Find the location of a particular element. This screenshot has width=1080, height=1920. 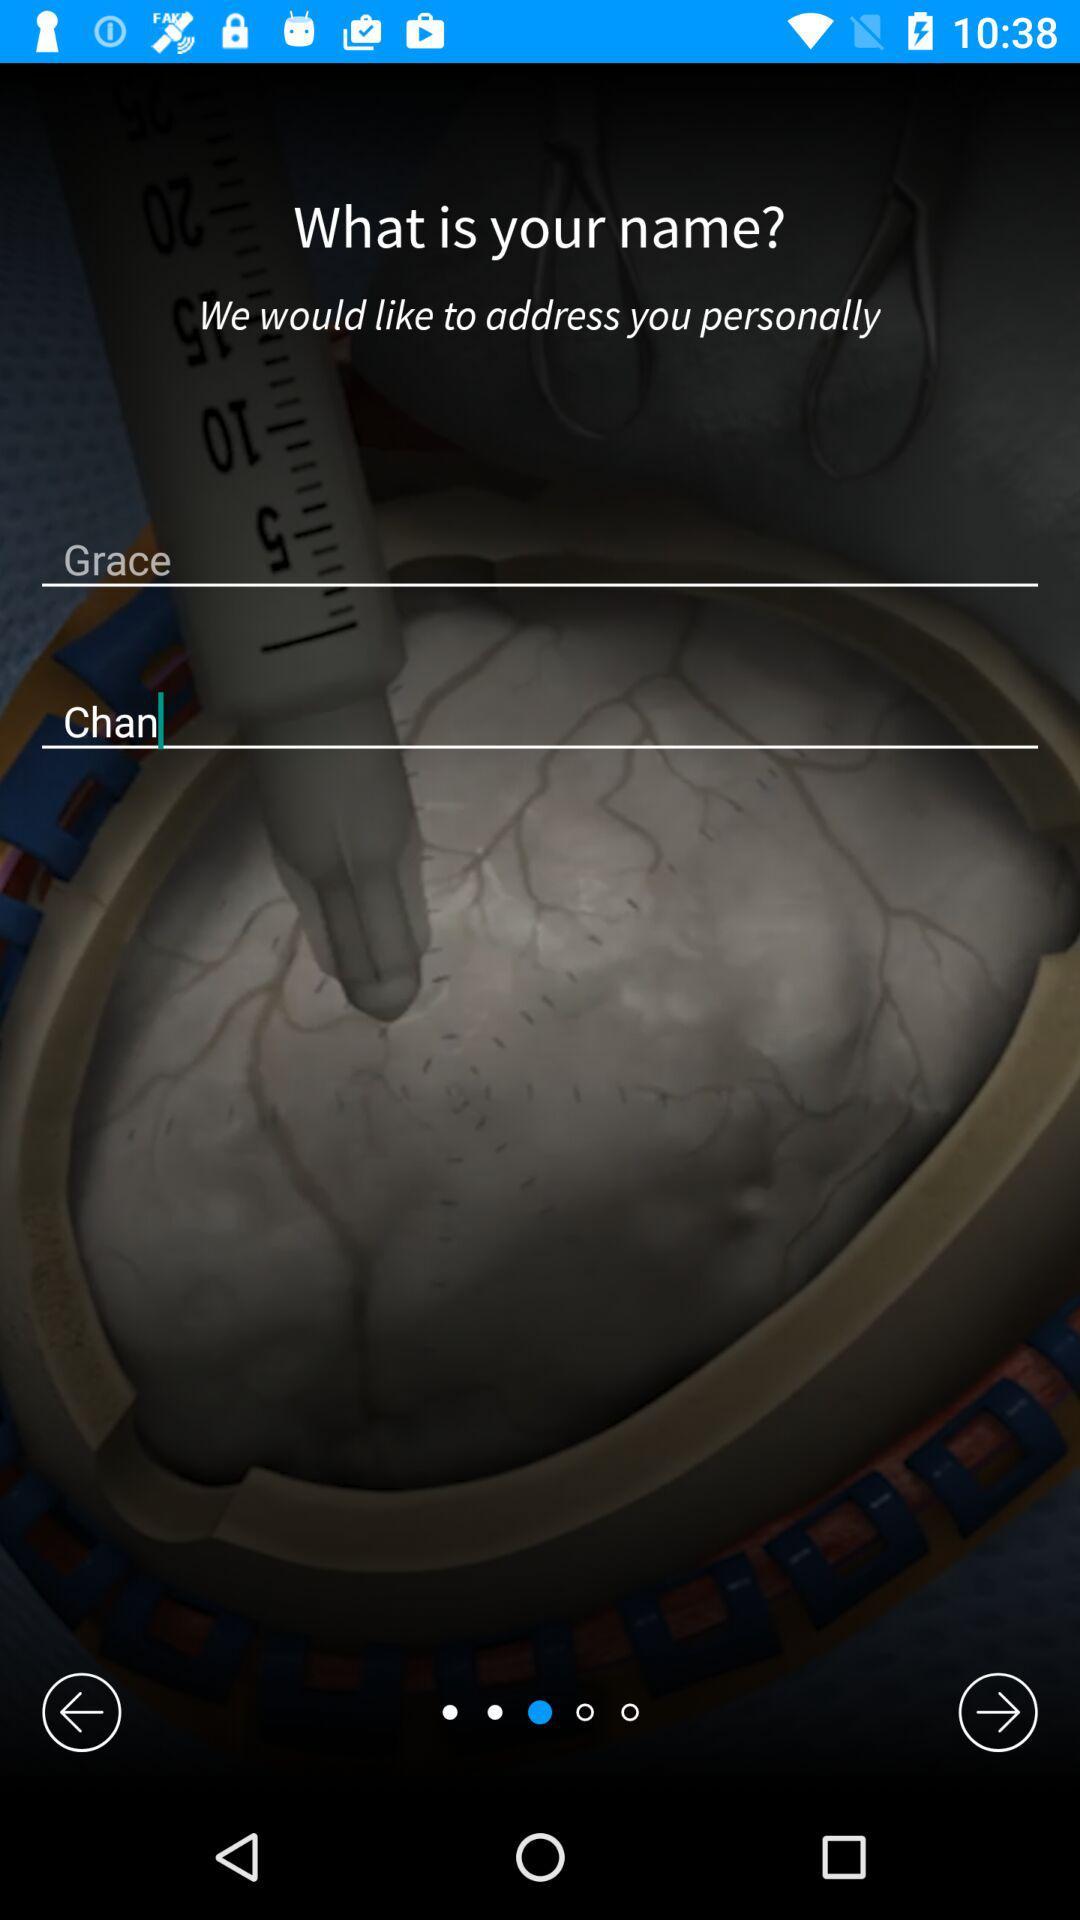

the icon below the grace icon is located at coordinates (540, 720).